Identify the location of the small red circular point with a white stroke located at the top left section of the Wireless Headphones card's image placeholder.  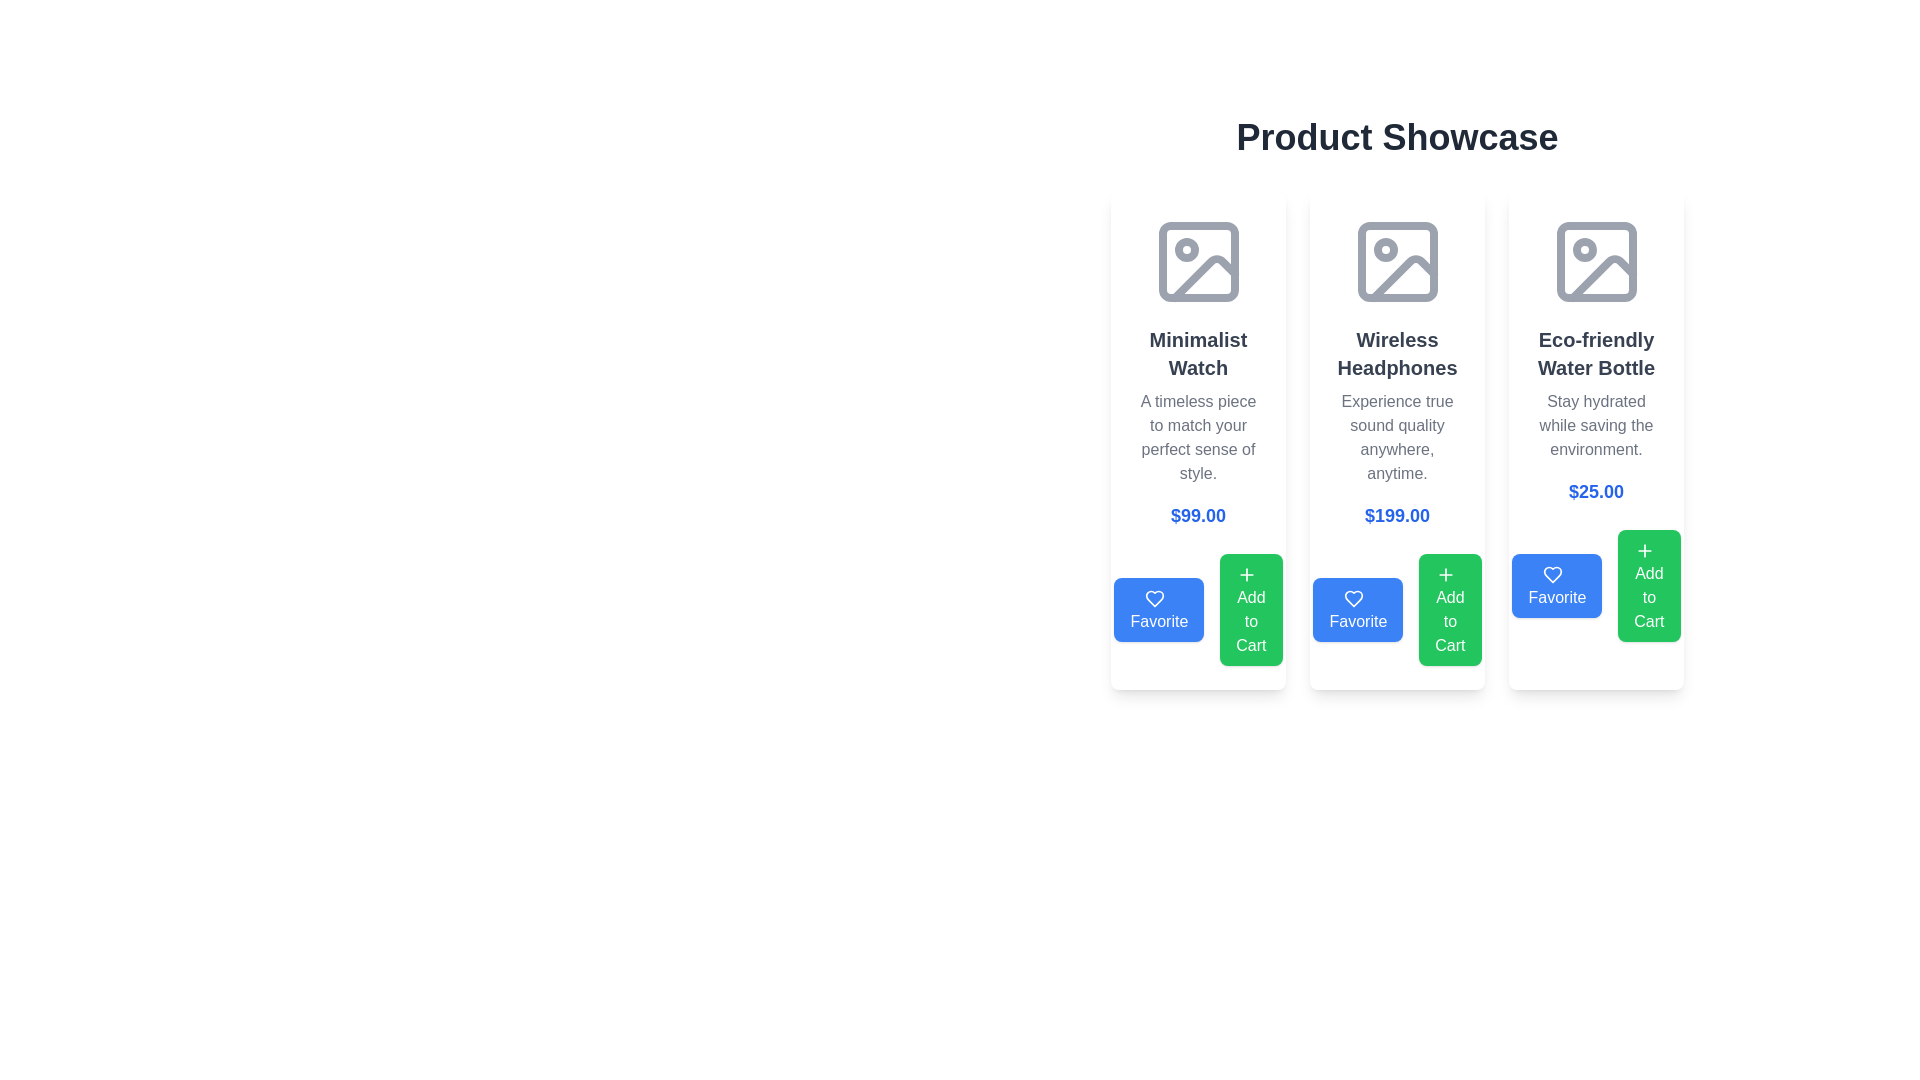
(1384, 249).